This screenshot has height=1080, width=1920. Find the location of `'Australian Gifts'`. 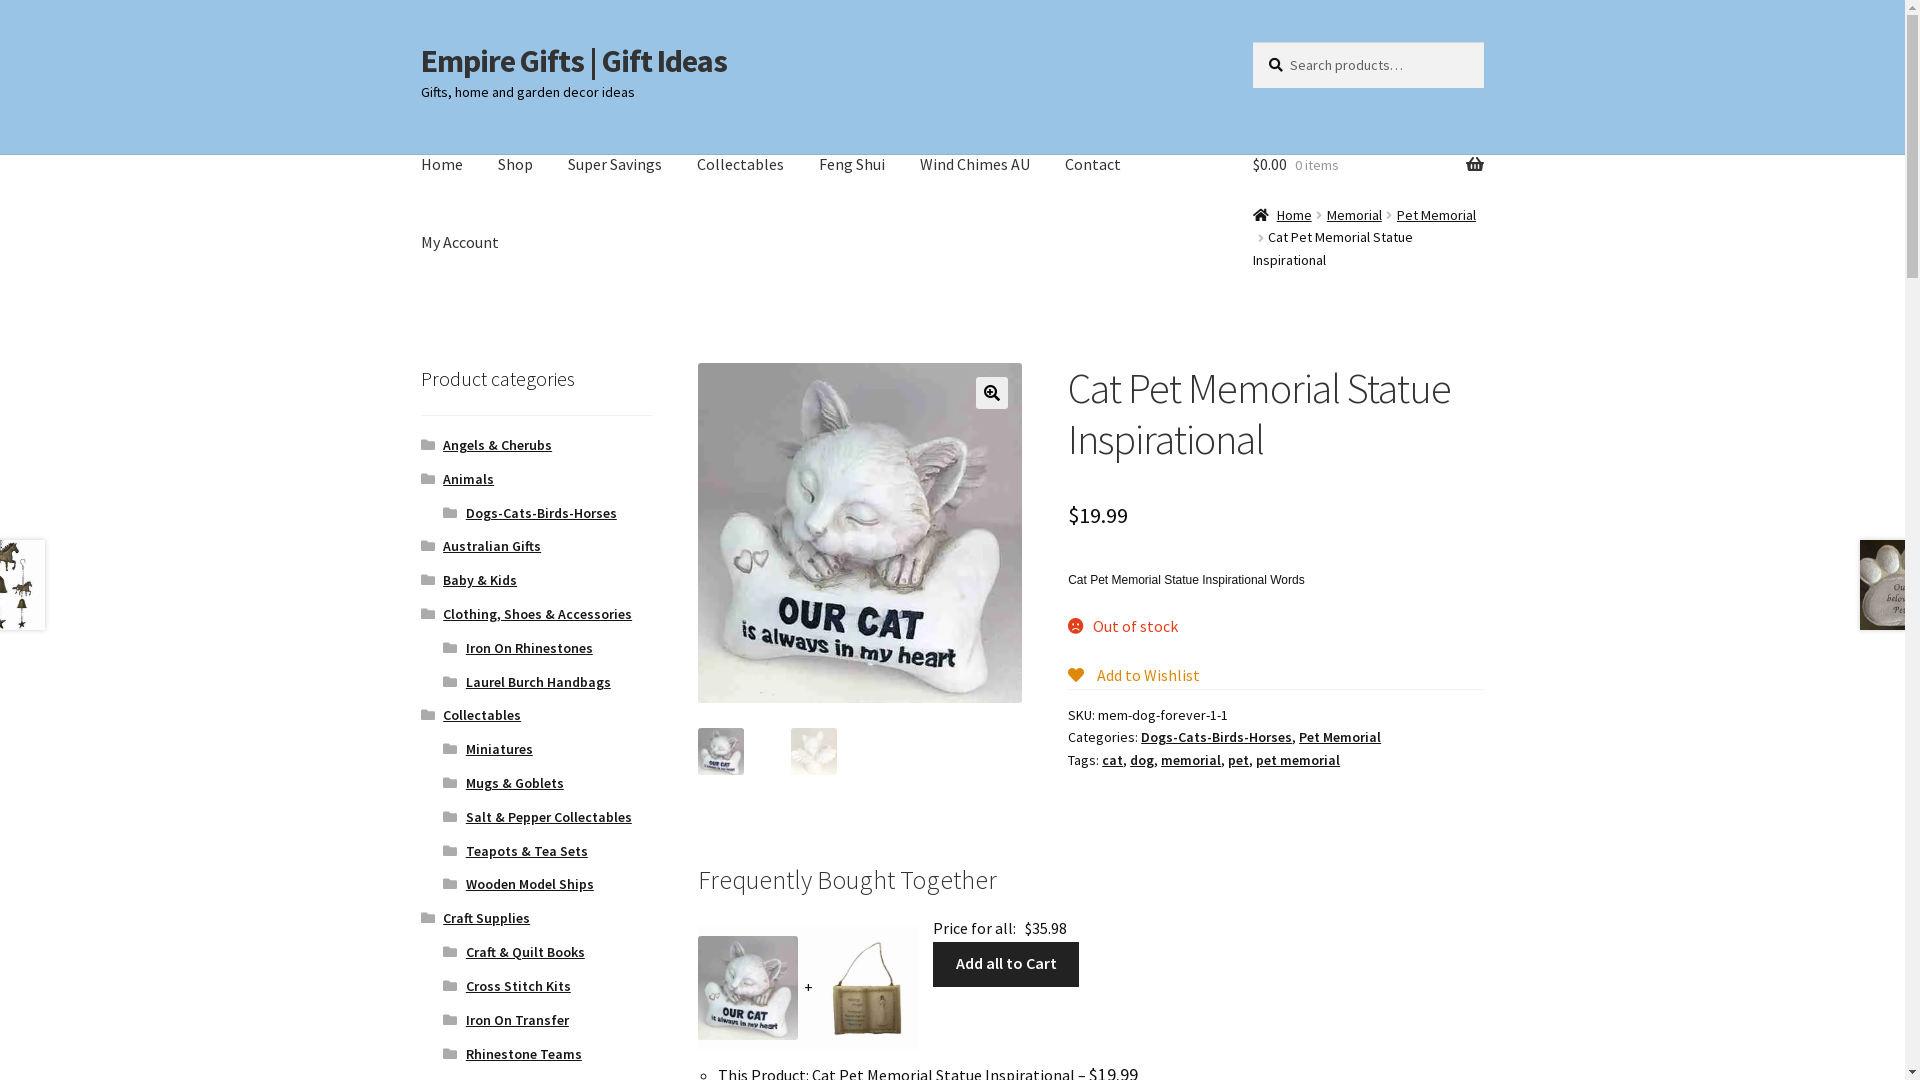

'Australian Gifts' is located at coordinates (492, 546).